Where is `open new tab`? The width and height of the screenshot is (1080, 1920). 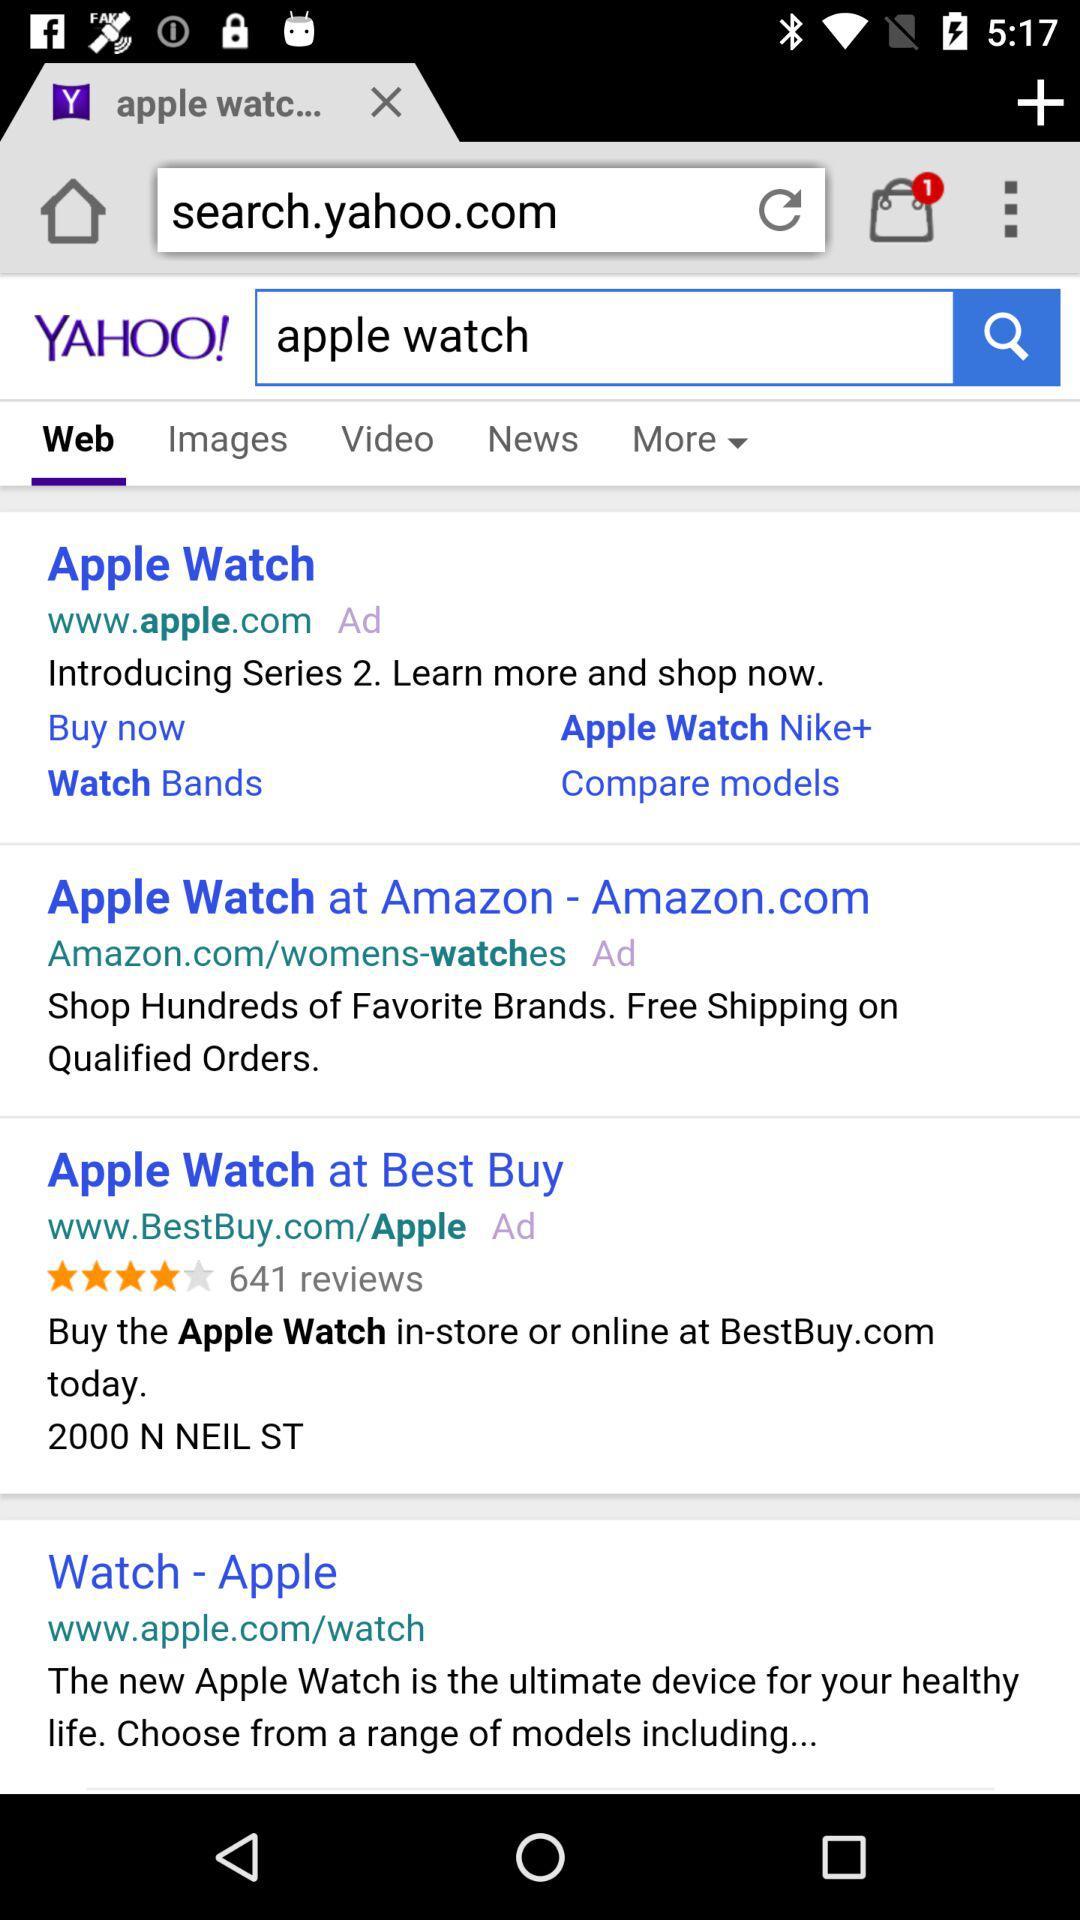
open new tab is located at coordinates (1039, 101).